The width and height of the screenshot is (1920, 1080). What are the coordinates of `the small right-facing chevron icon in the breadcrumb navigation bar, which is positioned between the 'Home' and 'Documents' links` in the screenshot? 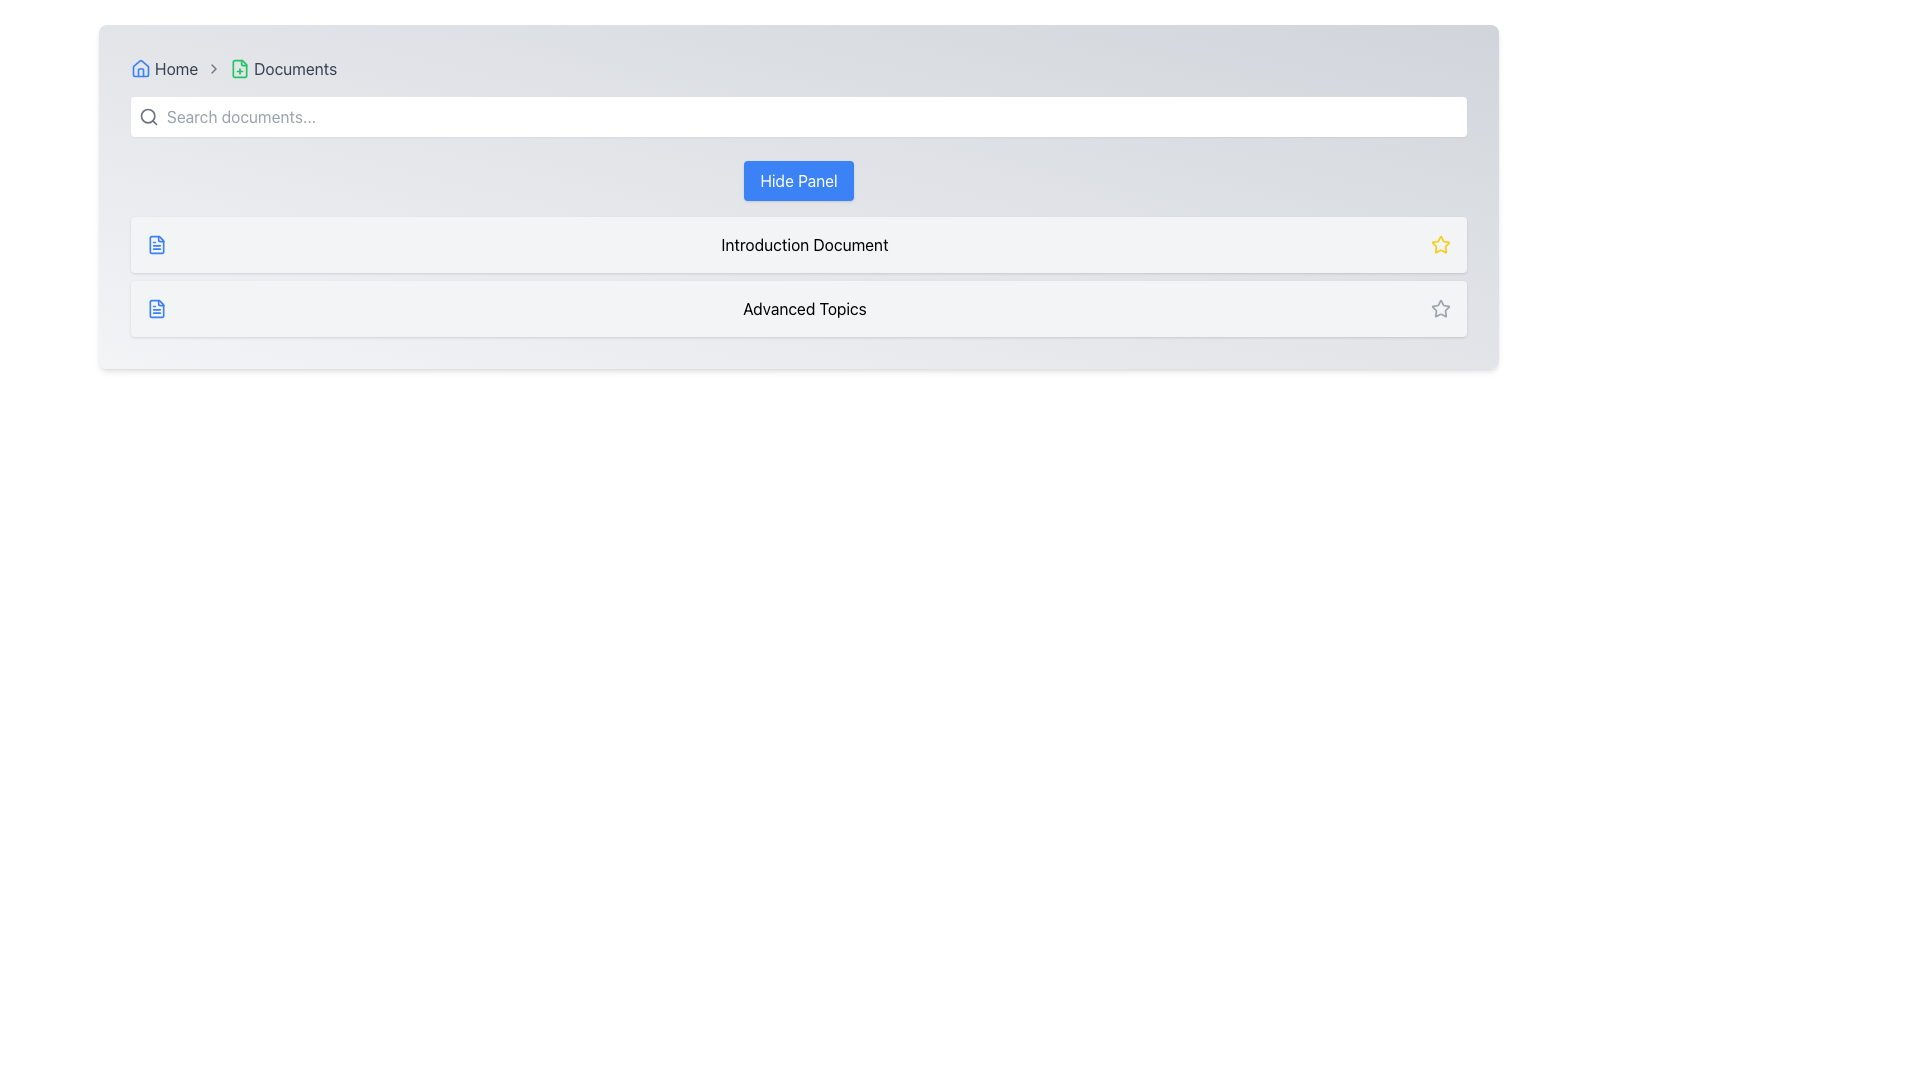 It's located at (214, 68).